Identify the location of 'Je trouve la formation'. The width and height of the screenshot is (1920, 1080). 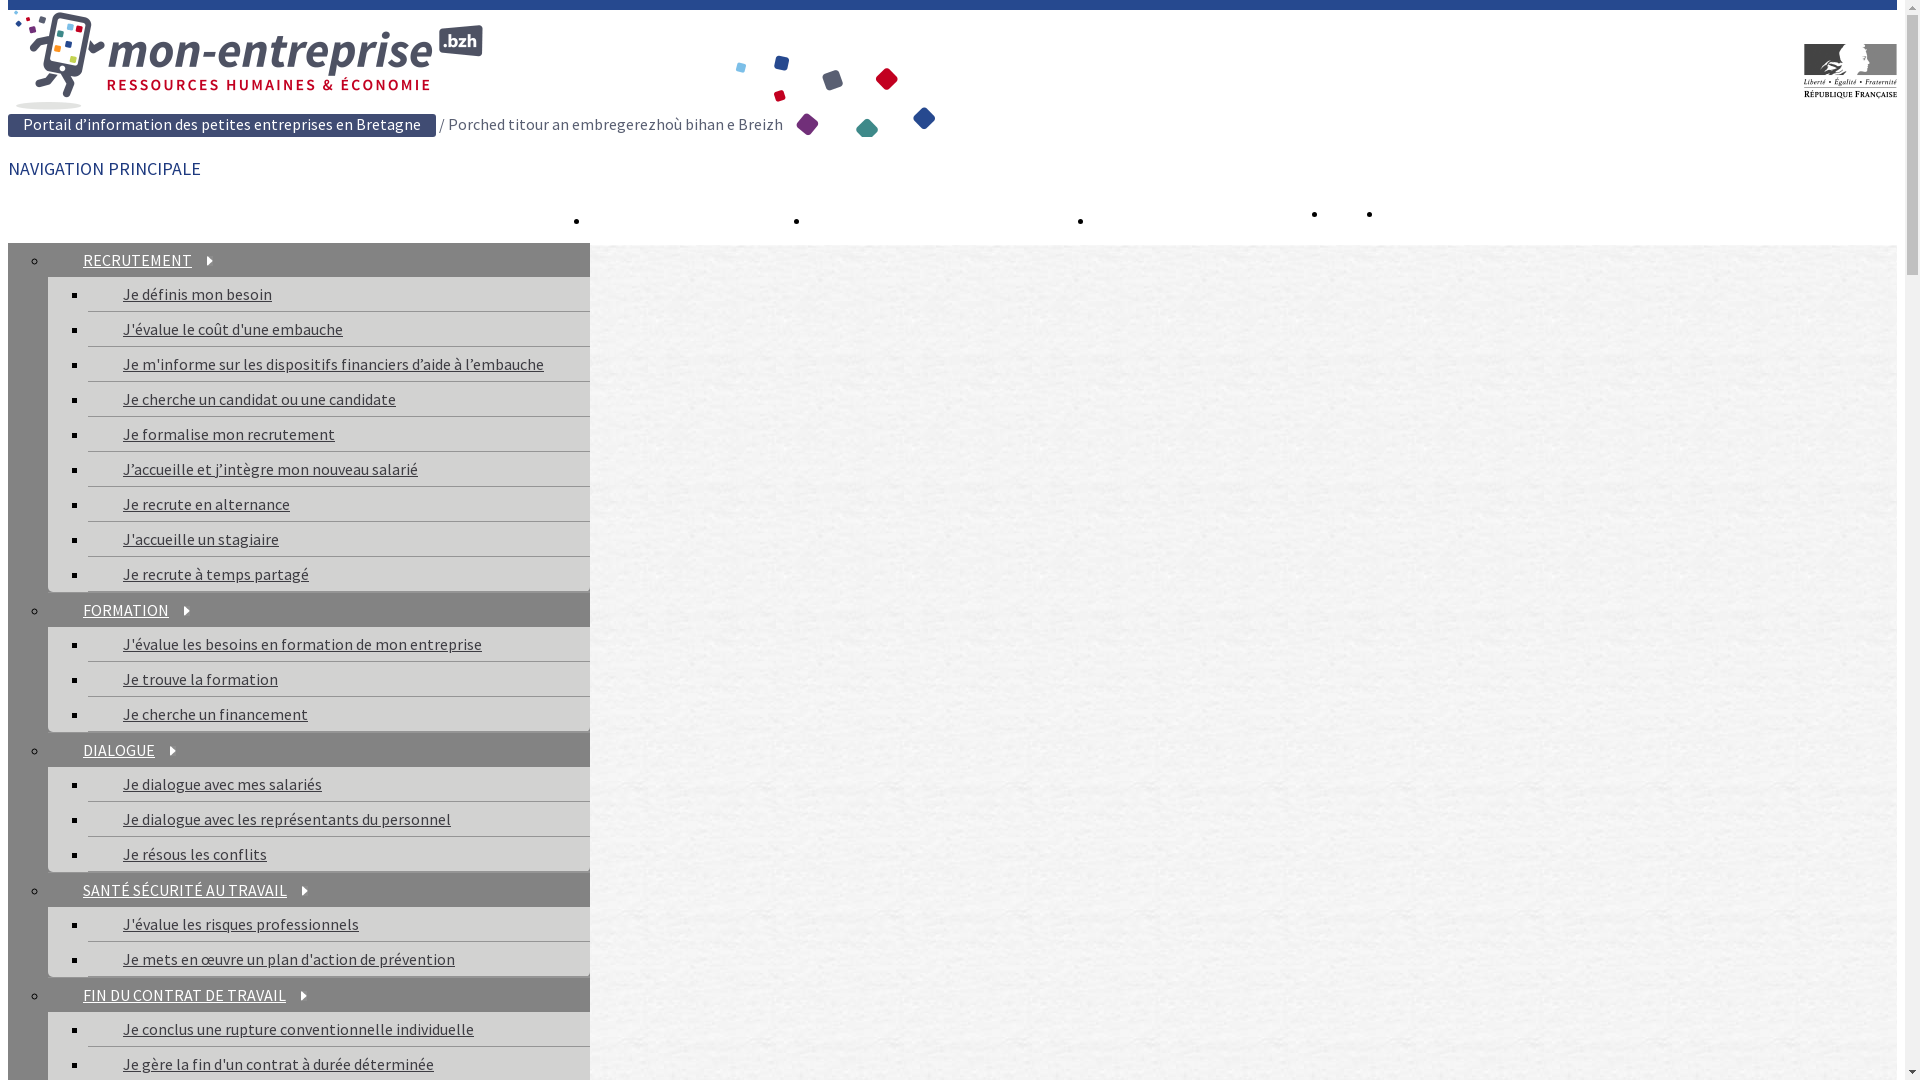
(200, 677).